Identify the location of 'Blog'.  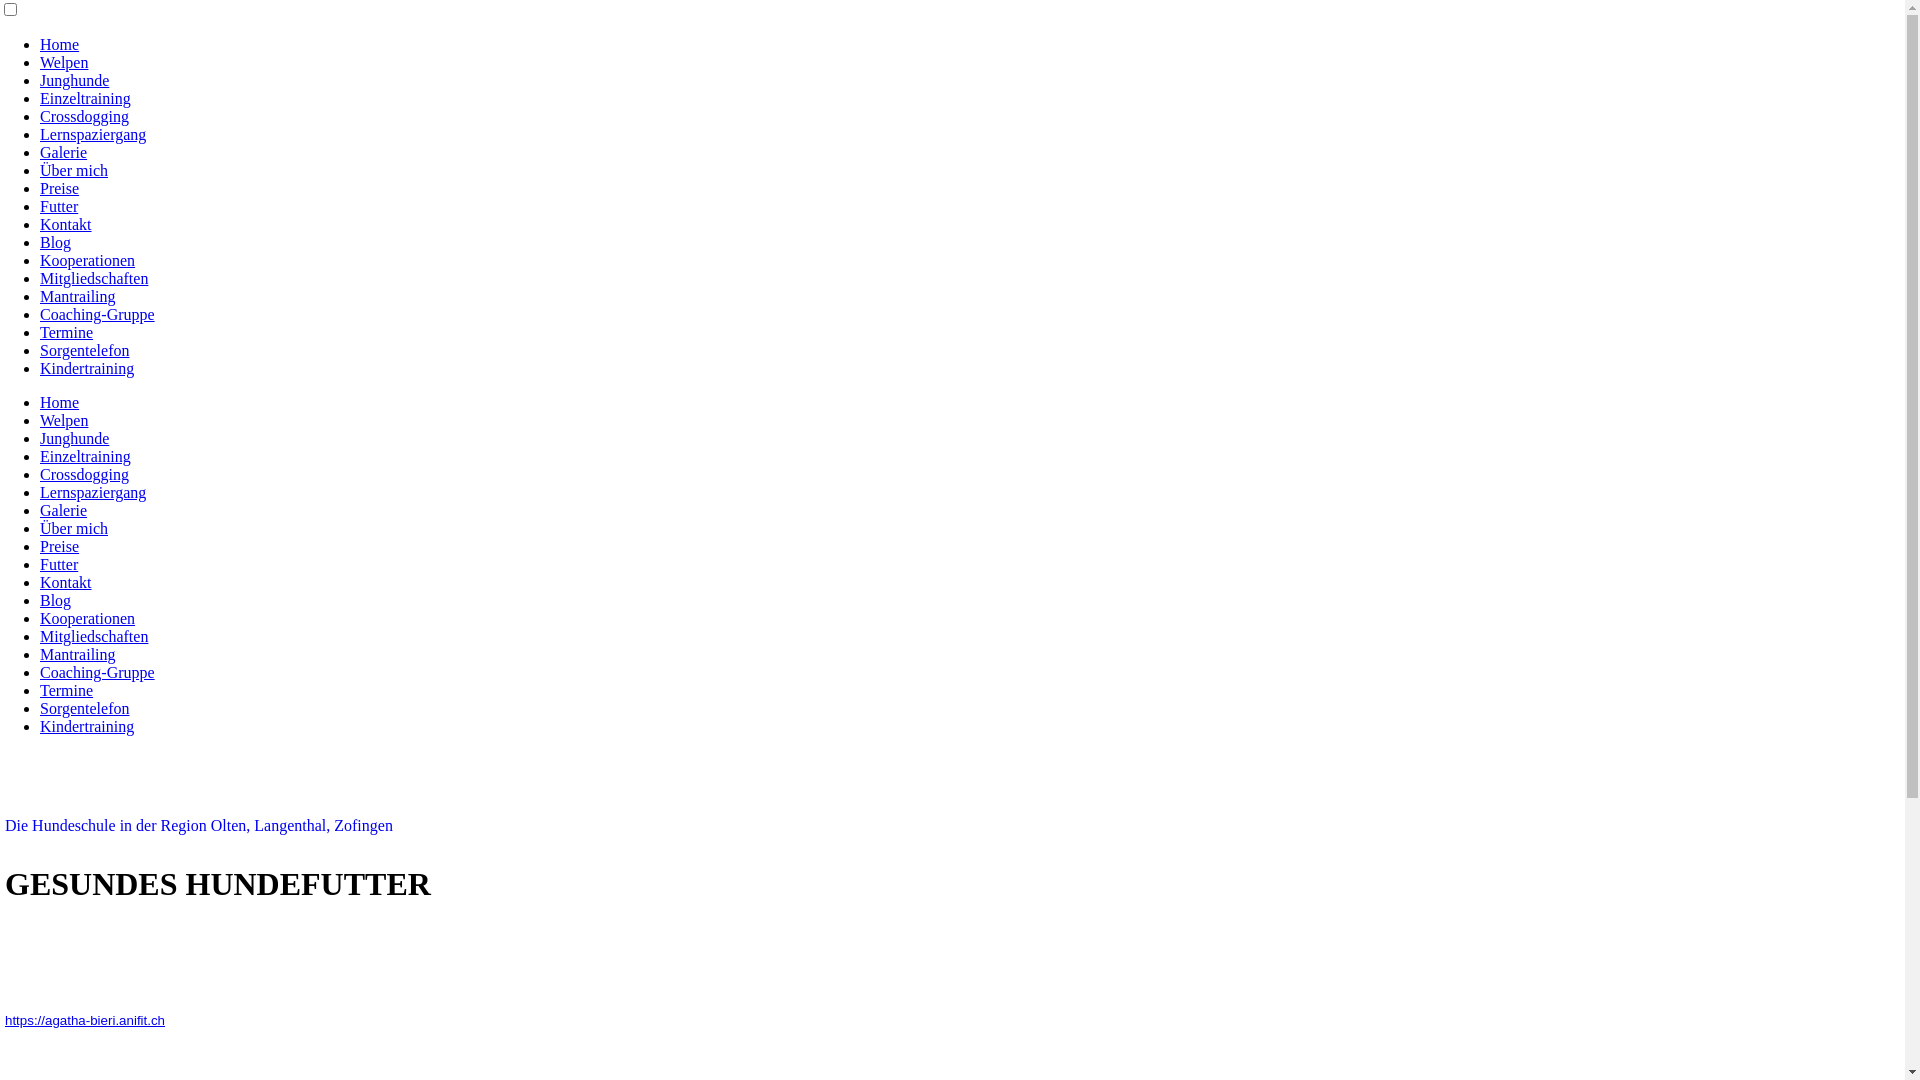
(55, 241).